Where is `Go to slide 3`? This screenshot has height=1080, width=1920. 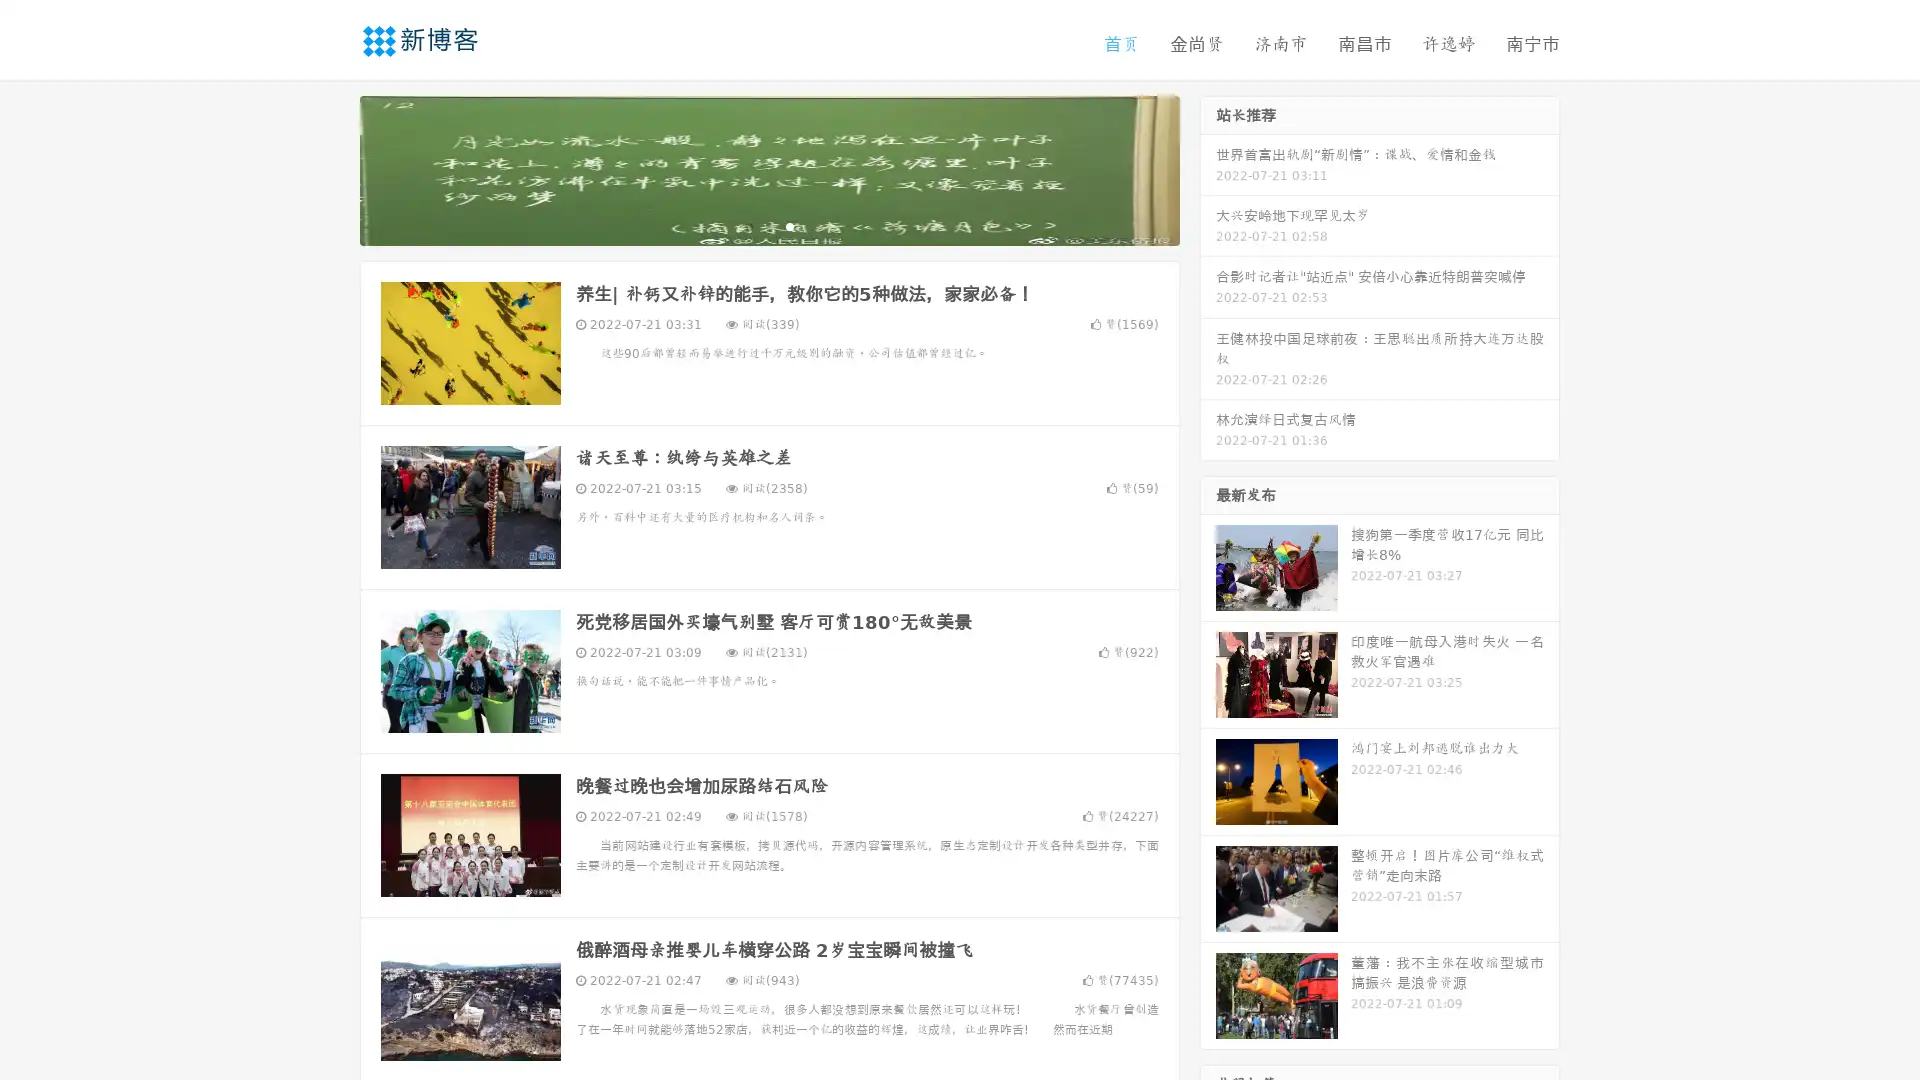
Go to slide 3 is located at coordinates (789, 225).